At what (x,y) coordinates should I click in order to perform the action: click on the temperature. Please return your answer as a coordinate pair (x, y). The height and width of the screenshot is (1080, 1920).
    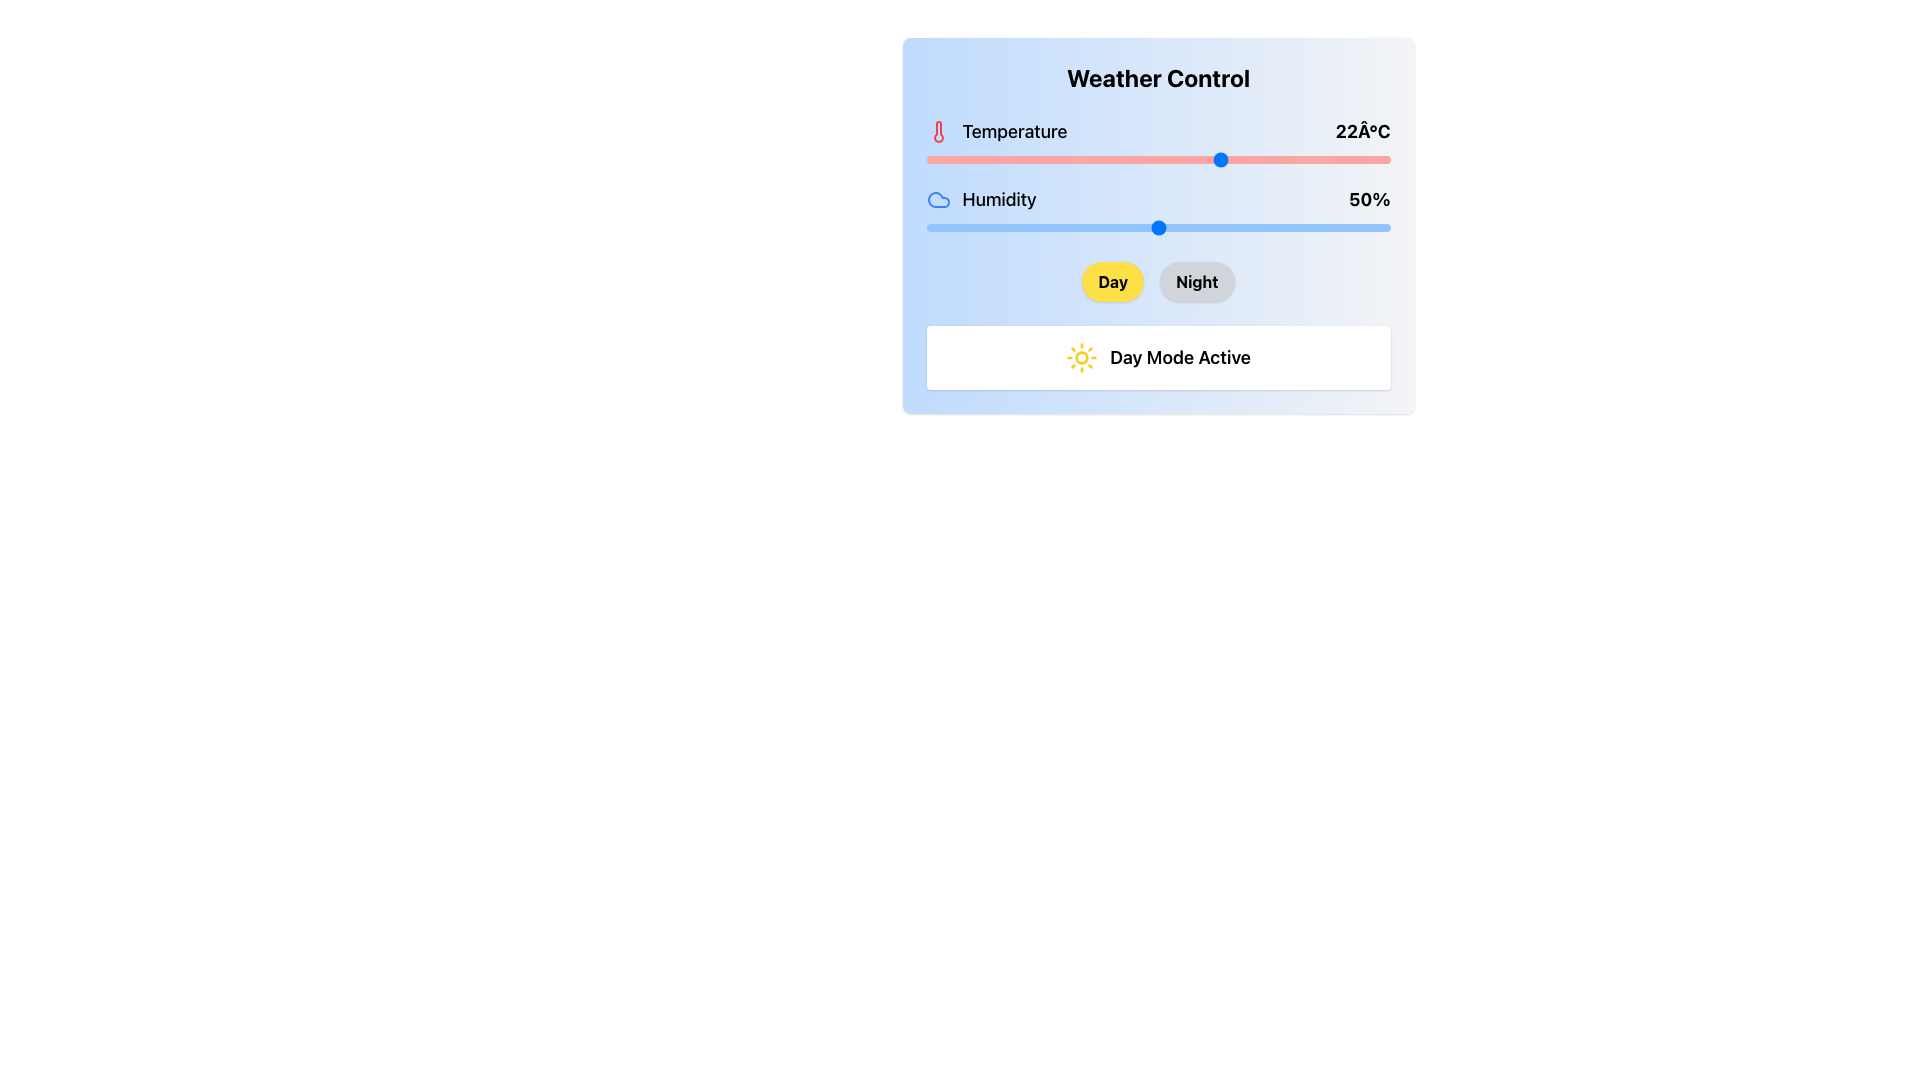
    Looking at the image, I should click on (1083, 158).